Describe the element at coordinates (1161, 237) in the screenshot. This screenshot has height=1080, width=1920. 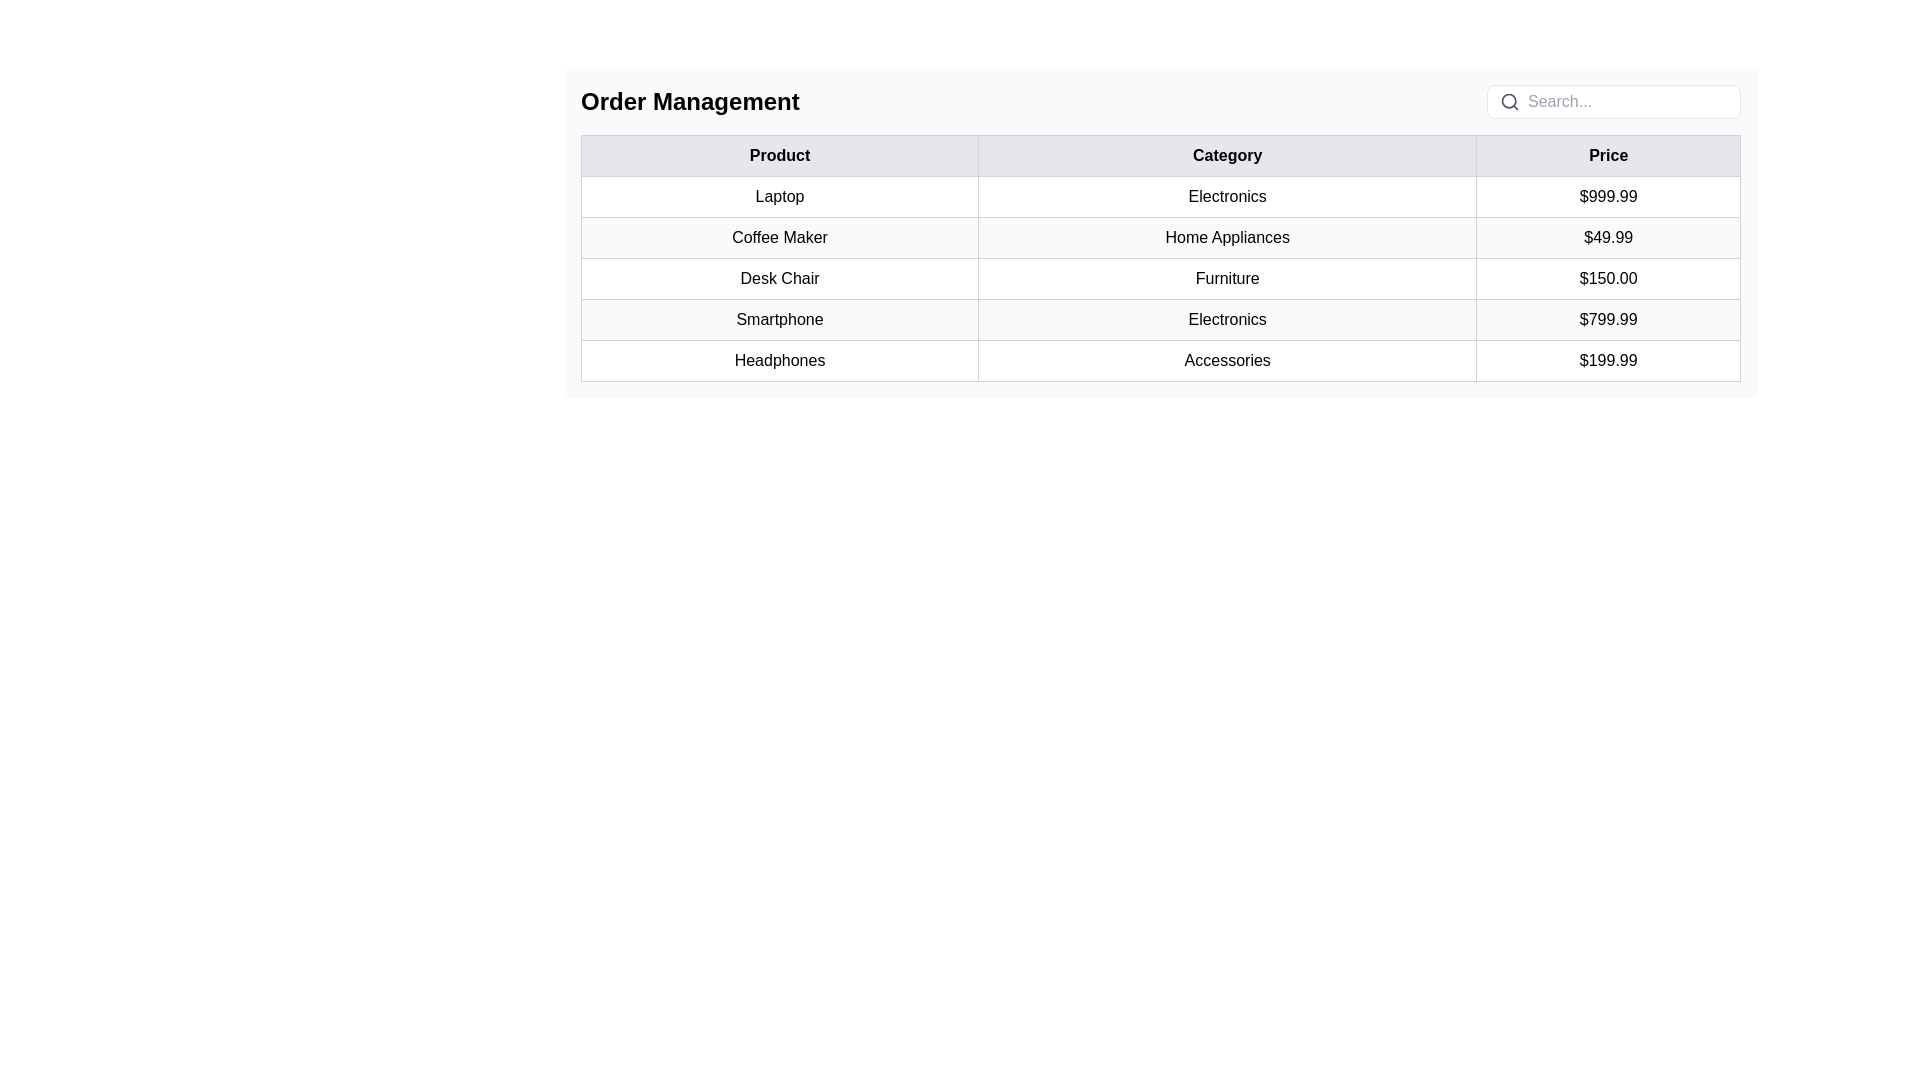
I see `the second row of the product table that displays information about a specific product, including its name, category, and price` at that location.